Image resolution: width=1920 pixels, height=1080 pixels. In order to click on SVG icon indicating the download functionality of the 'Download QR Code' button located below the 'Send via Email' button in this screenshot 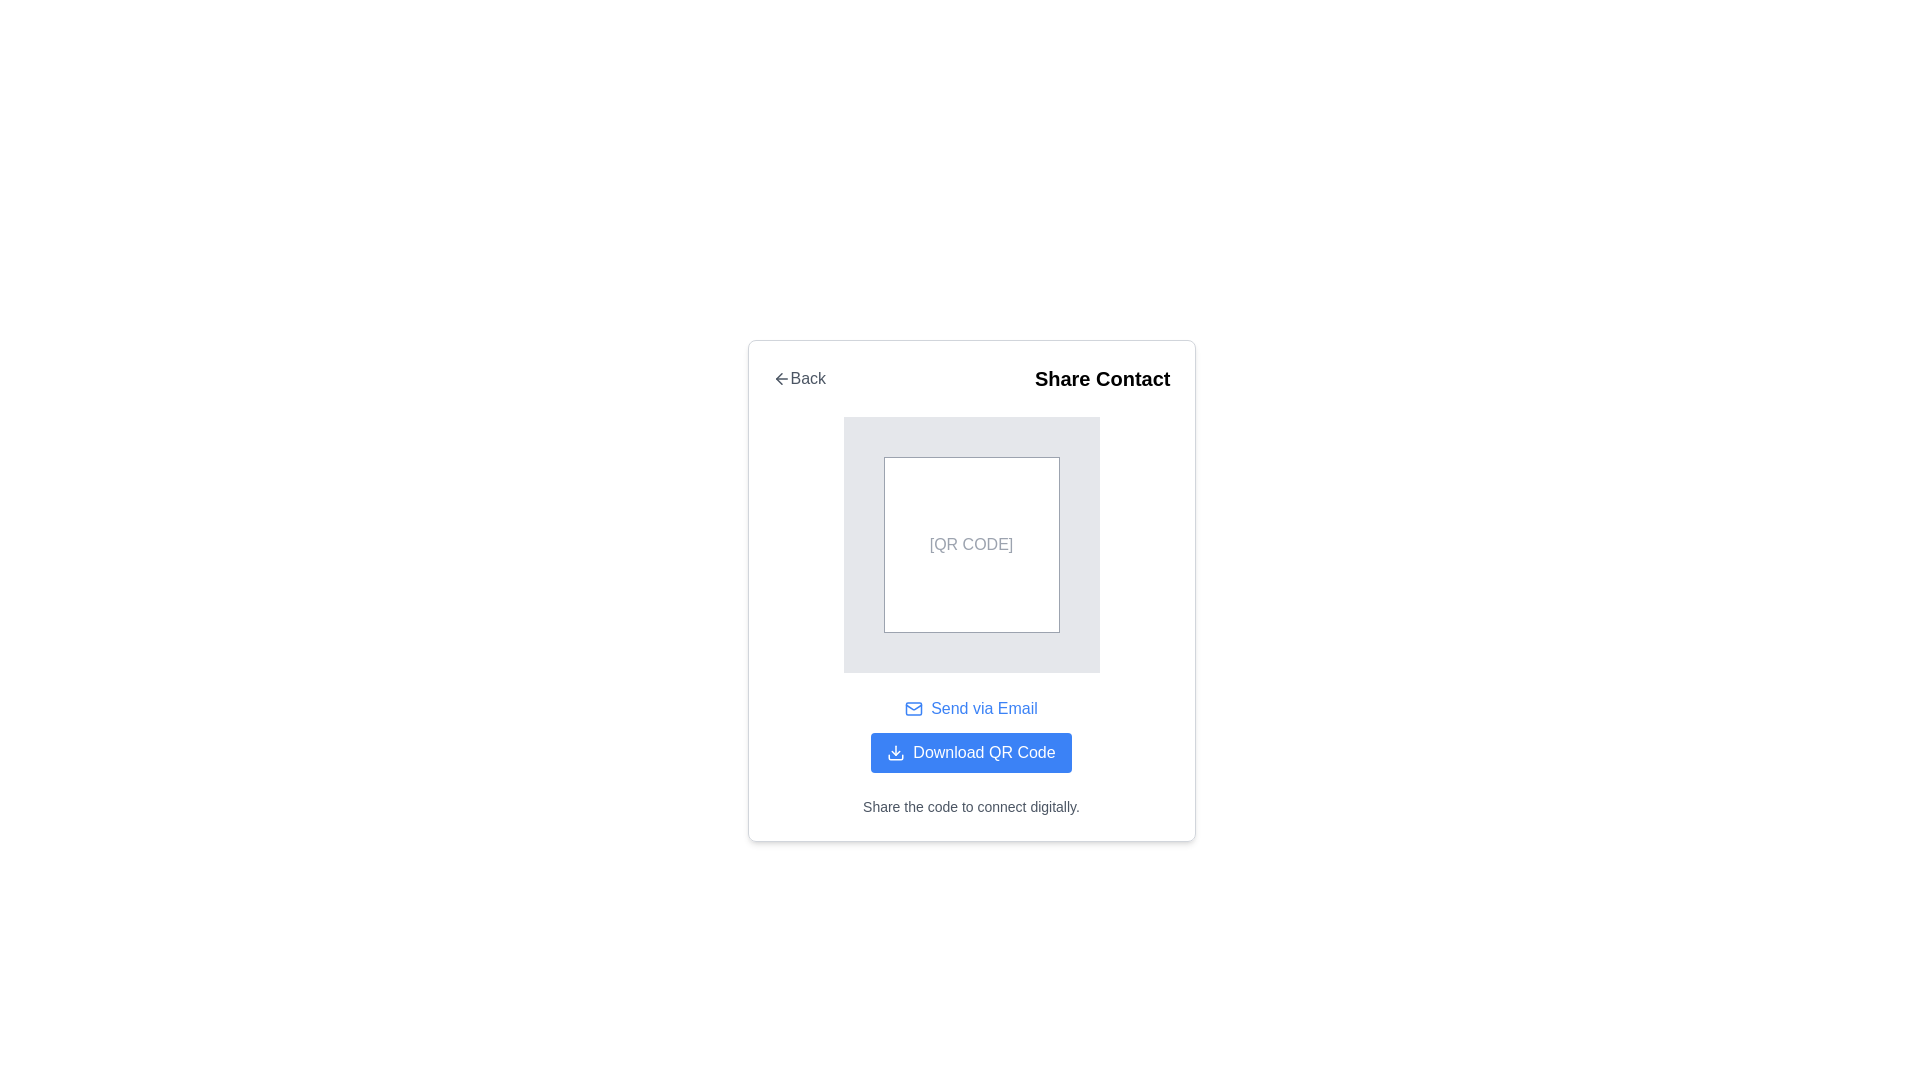, I will do `click(895, 752)`.